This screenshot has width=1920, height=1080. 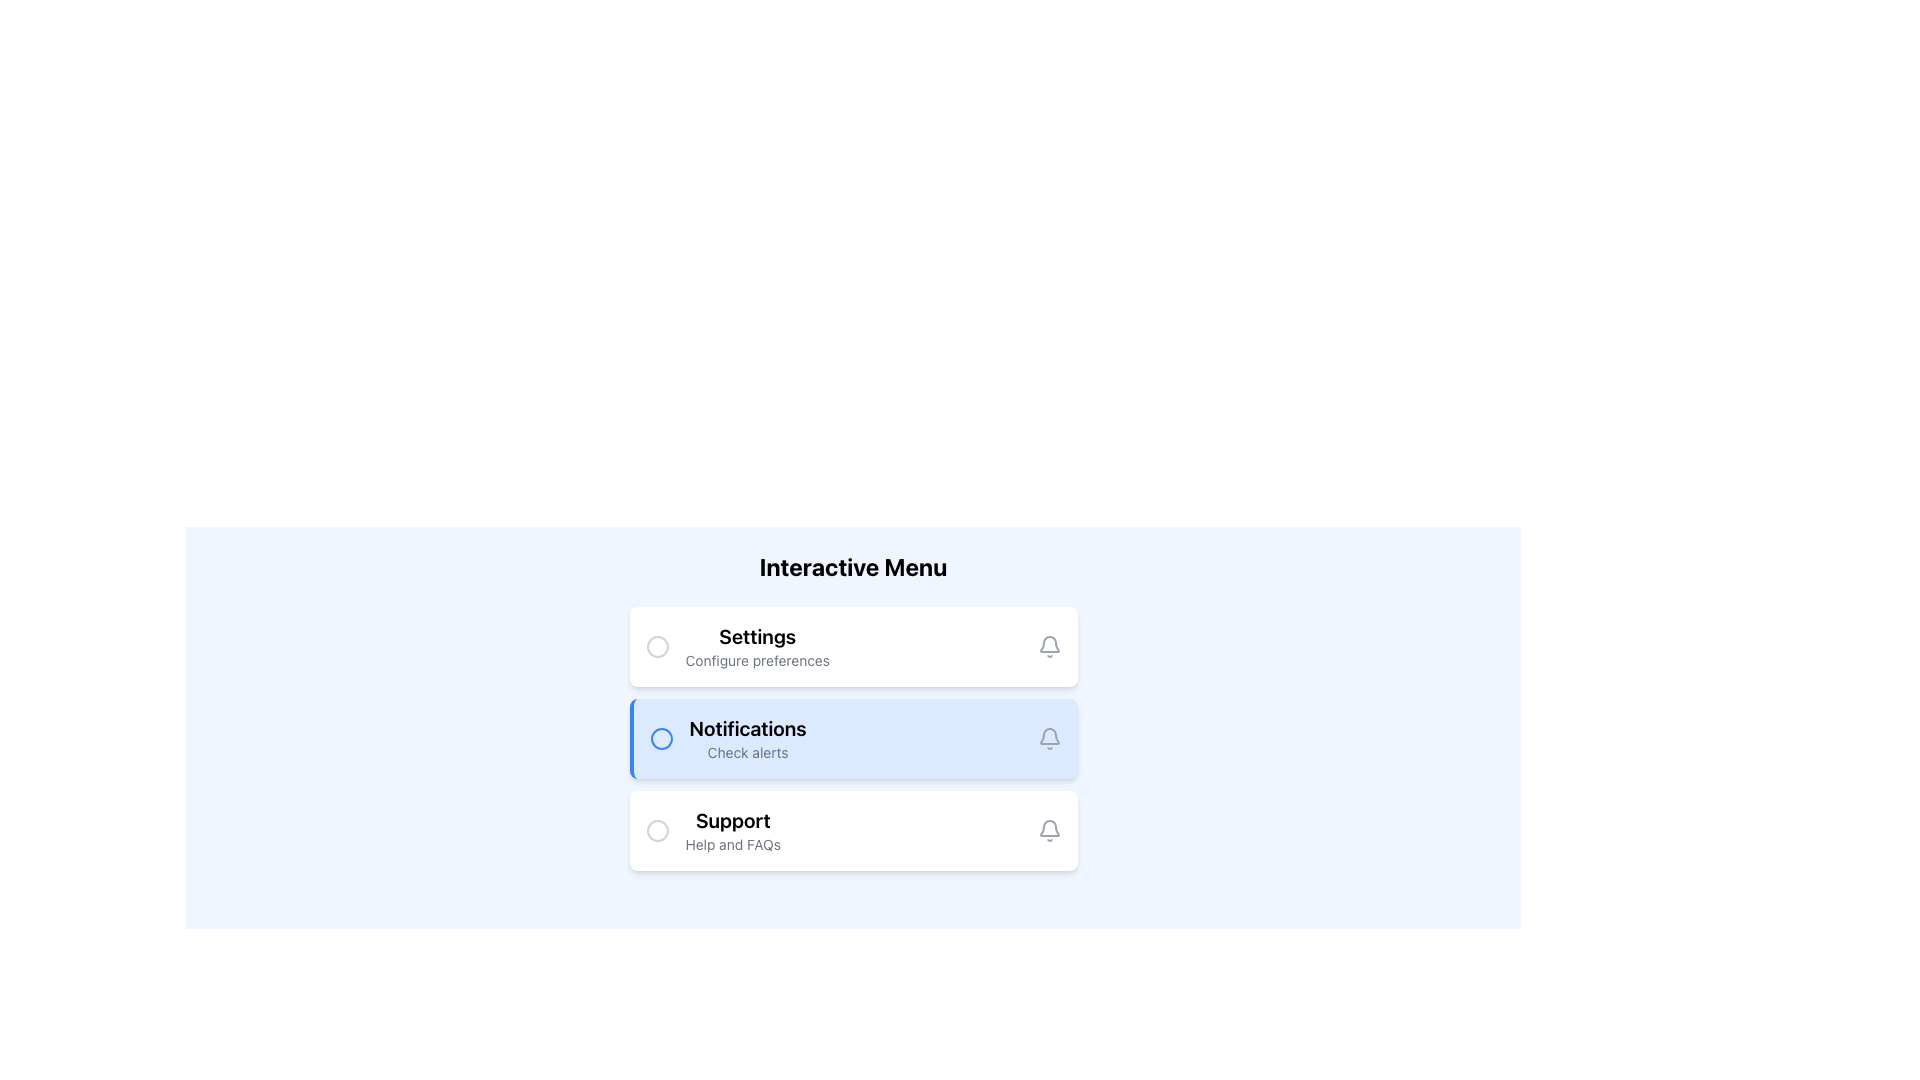 What do you see at coordinates (727, 739) in the screenshot?
I see `the active 'Notifications' menu option, which features a bolded title and a blue circle icon, to activate visual effects` at bounding box center [727, 739].